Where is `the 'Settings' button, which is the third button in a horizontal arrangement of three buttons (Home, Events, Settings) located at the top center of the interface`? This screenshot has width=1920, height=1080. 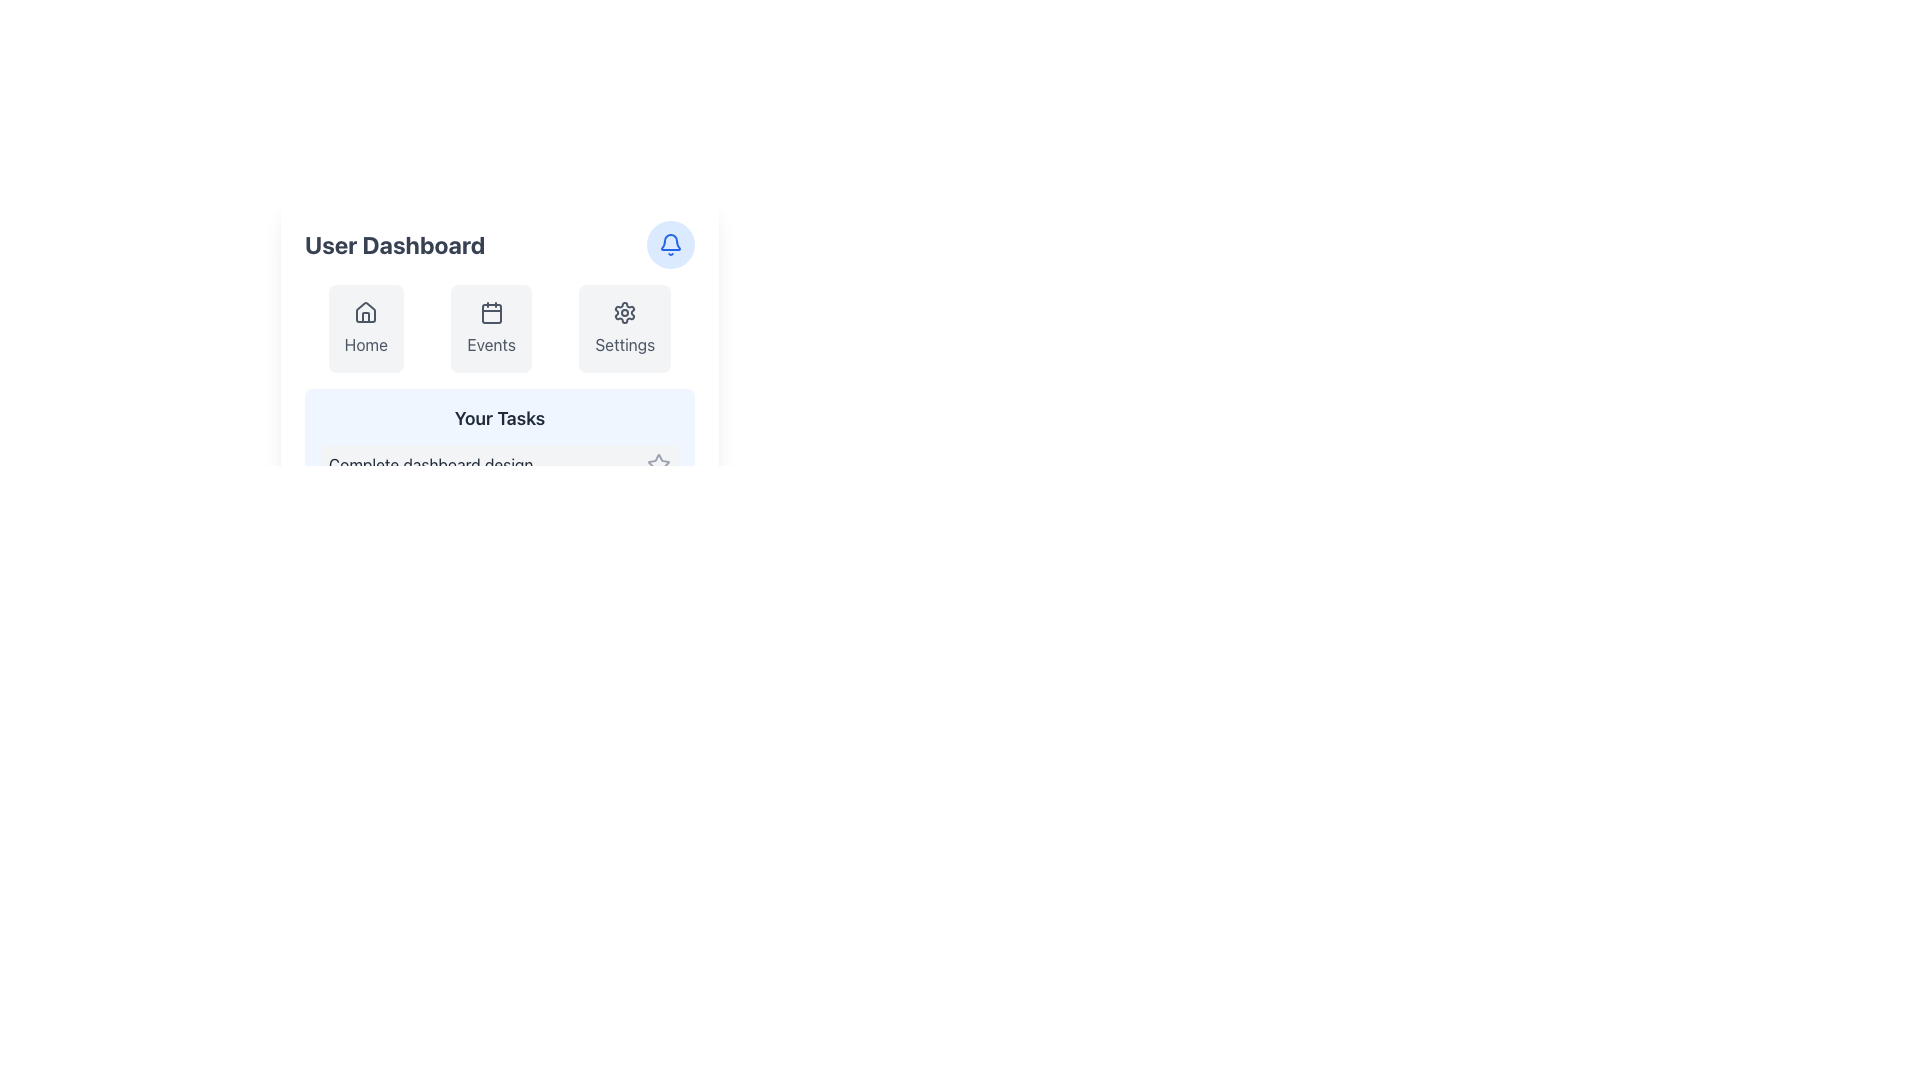 the 'Settings' button, which is the third button in a horizontal arrangement of three buttons (Home, Events, Settings) located at the top center of the interface is located at coordinates (624, 327).